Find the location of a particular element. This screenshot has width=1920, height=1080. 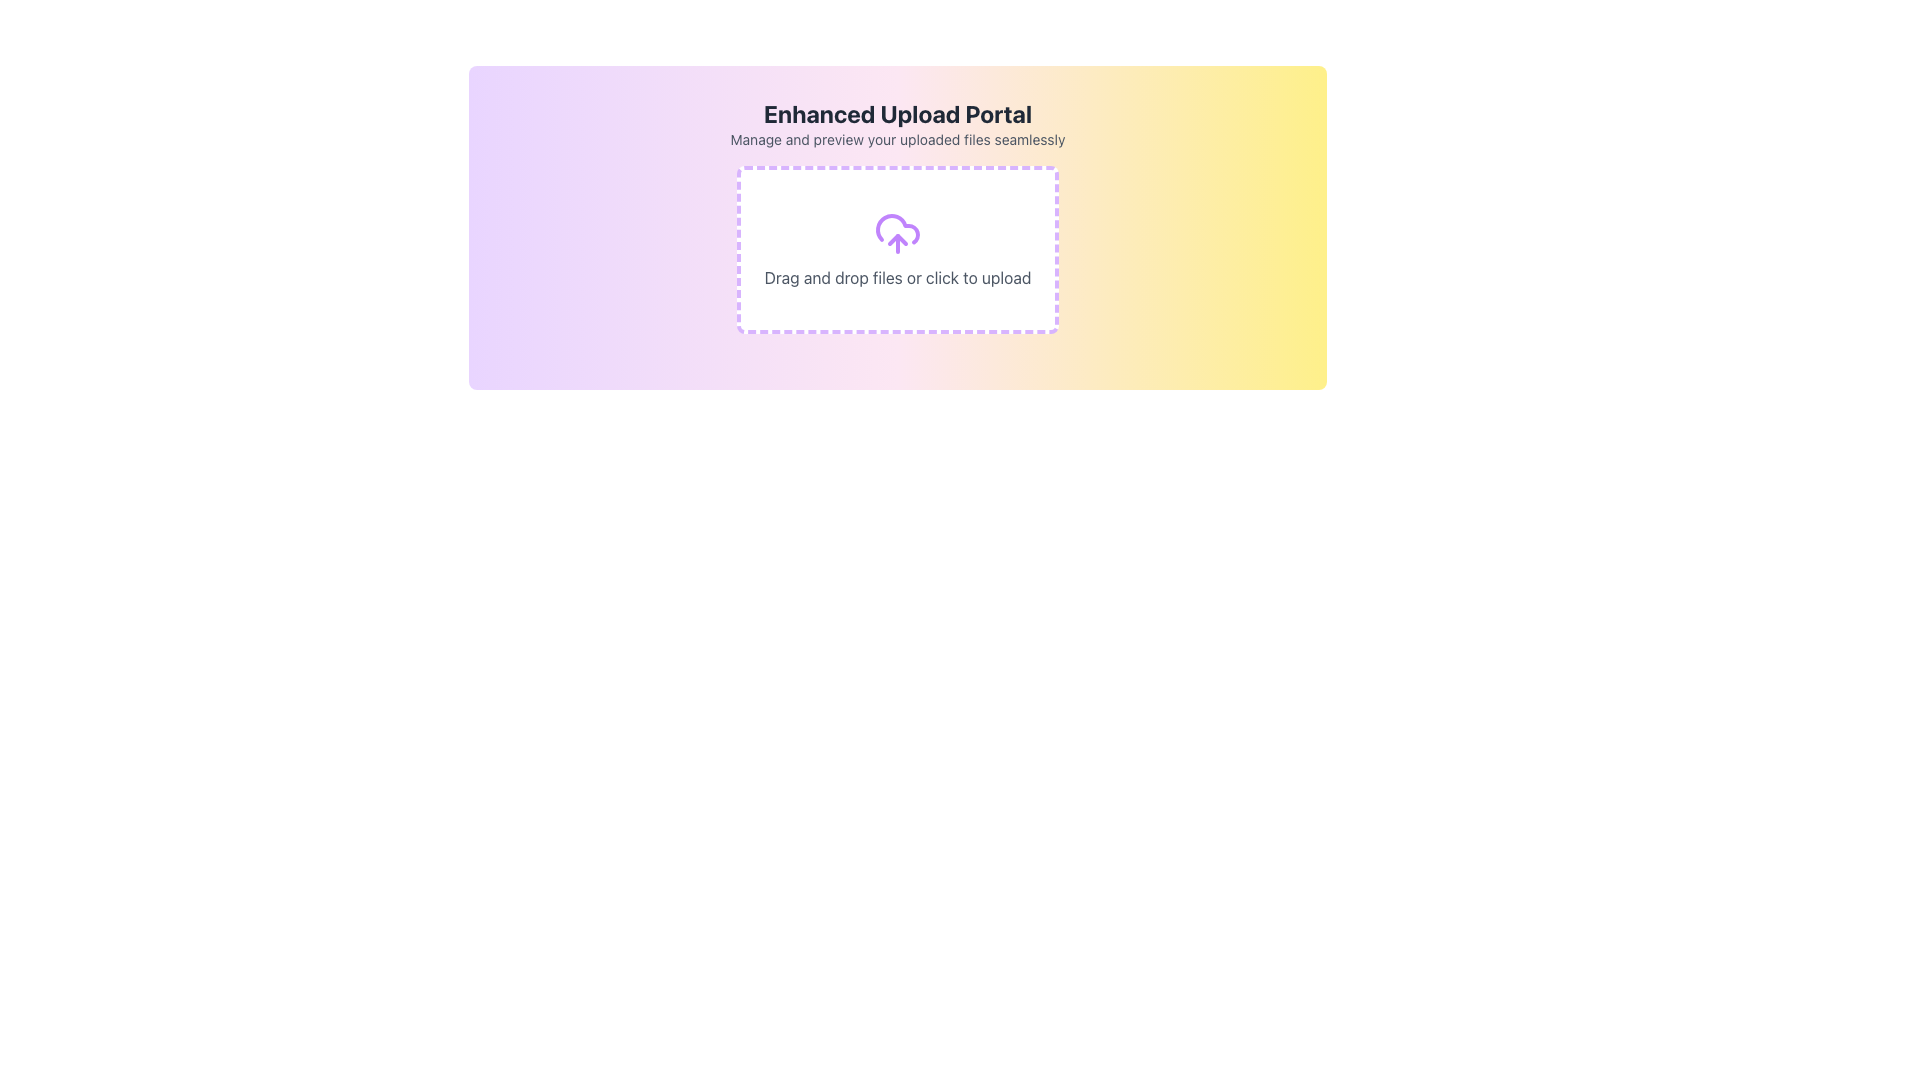

text from the Text Block with Header and Subheader located at the top of the upload portal, which provides the name and functionality overview of the portal is located at coordinates (896, 123).